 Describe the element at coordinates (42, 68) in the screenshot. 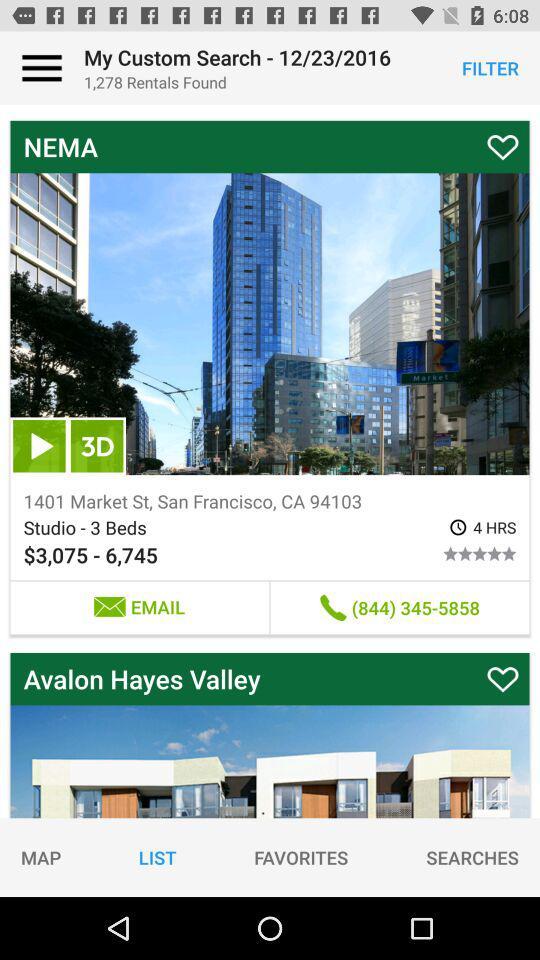

I see `the item at the top left corner` at that location.